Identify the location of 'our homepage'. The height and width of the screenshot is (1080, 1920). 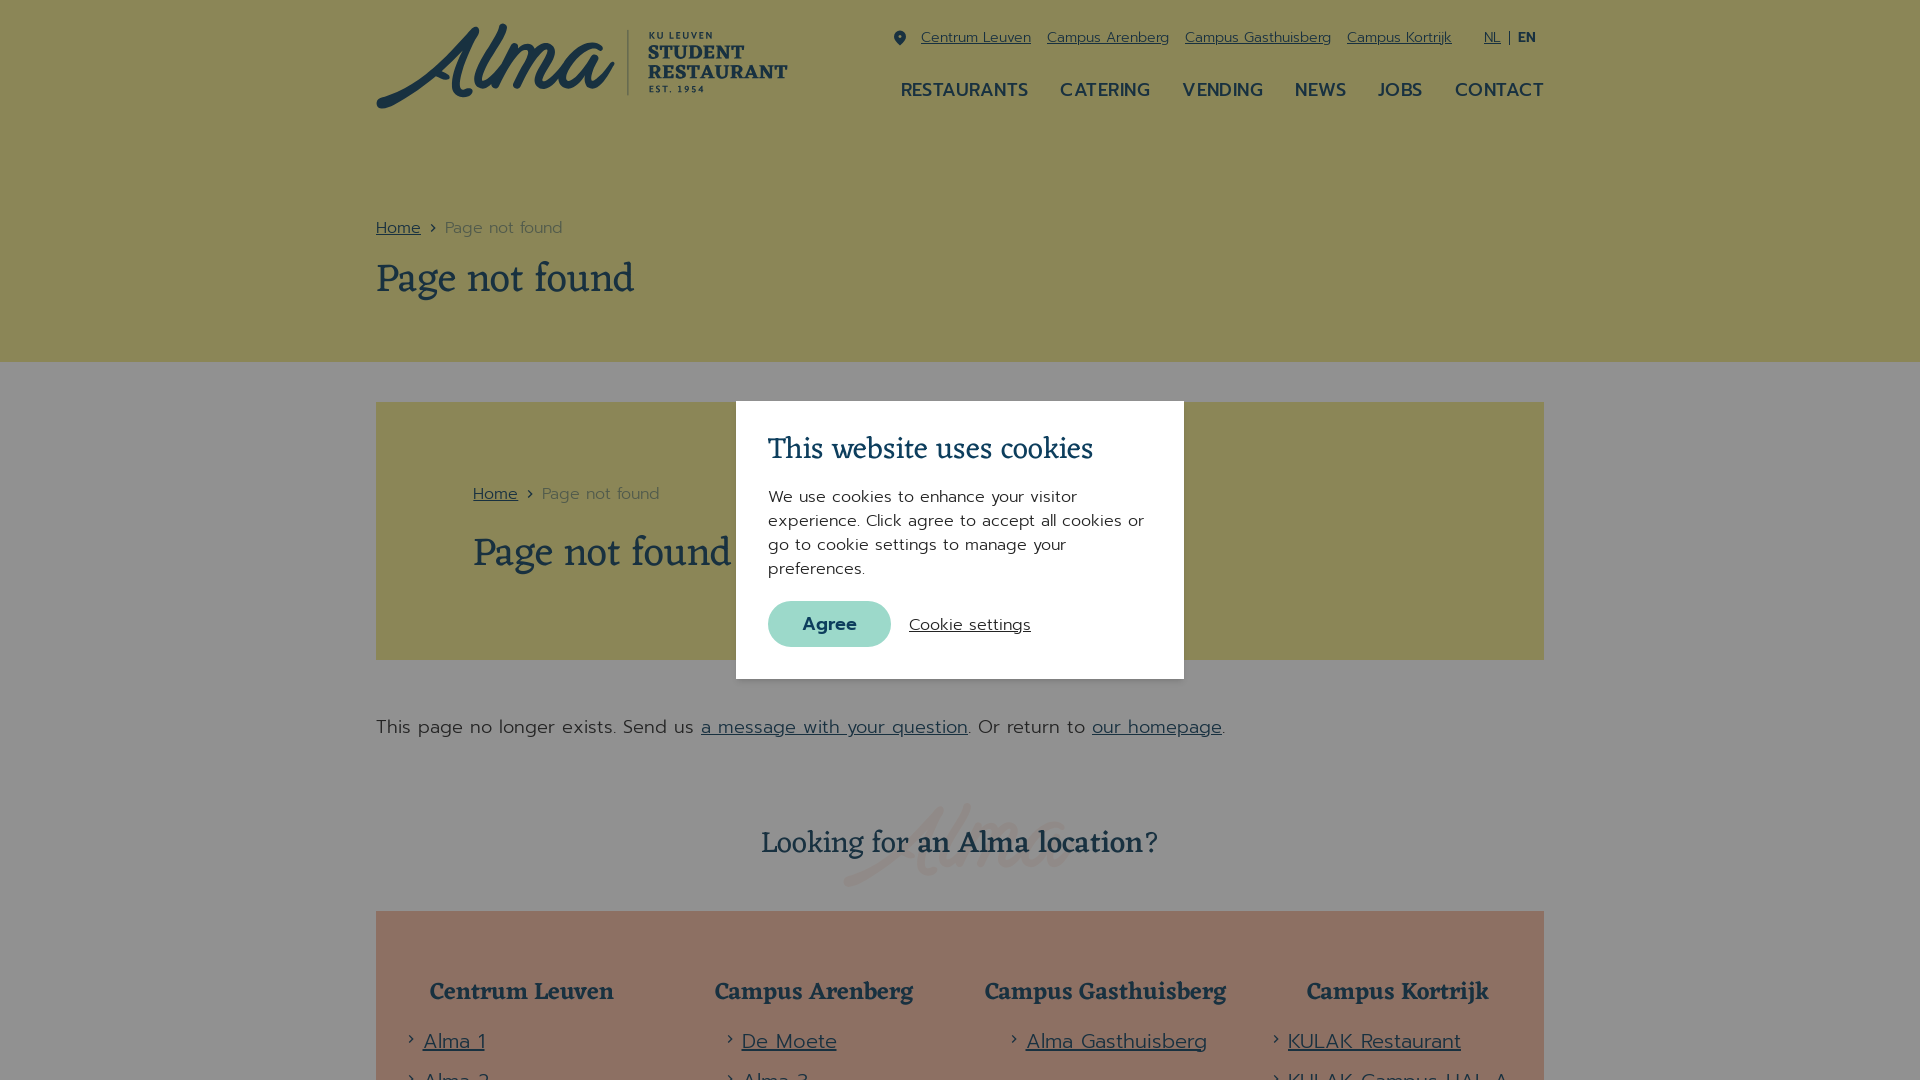
(1156, 726).